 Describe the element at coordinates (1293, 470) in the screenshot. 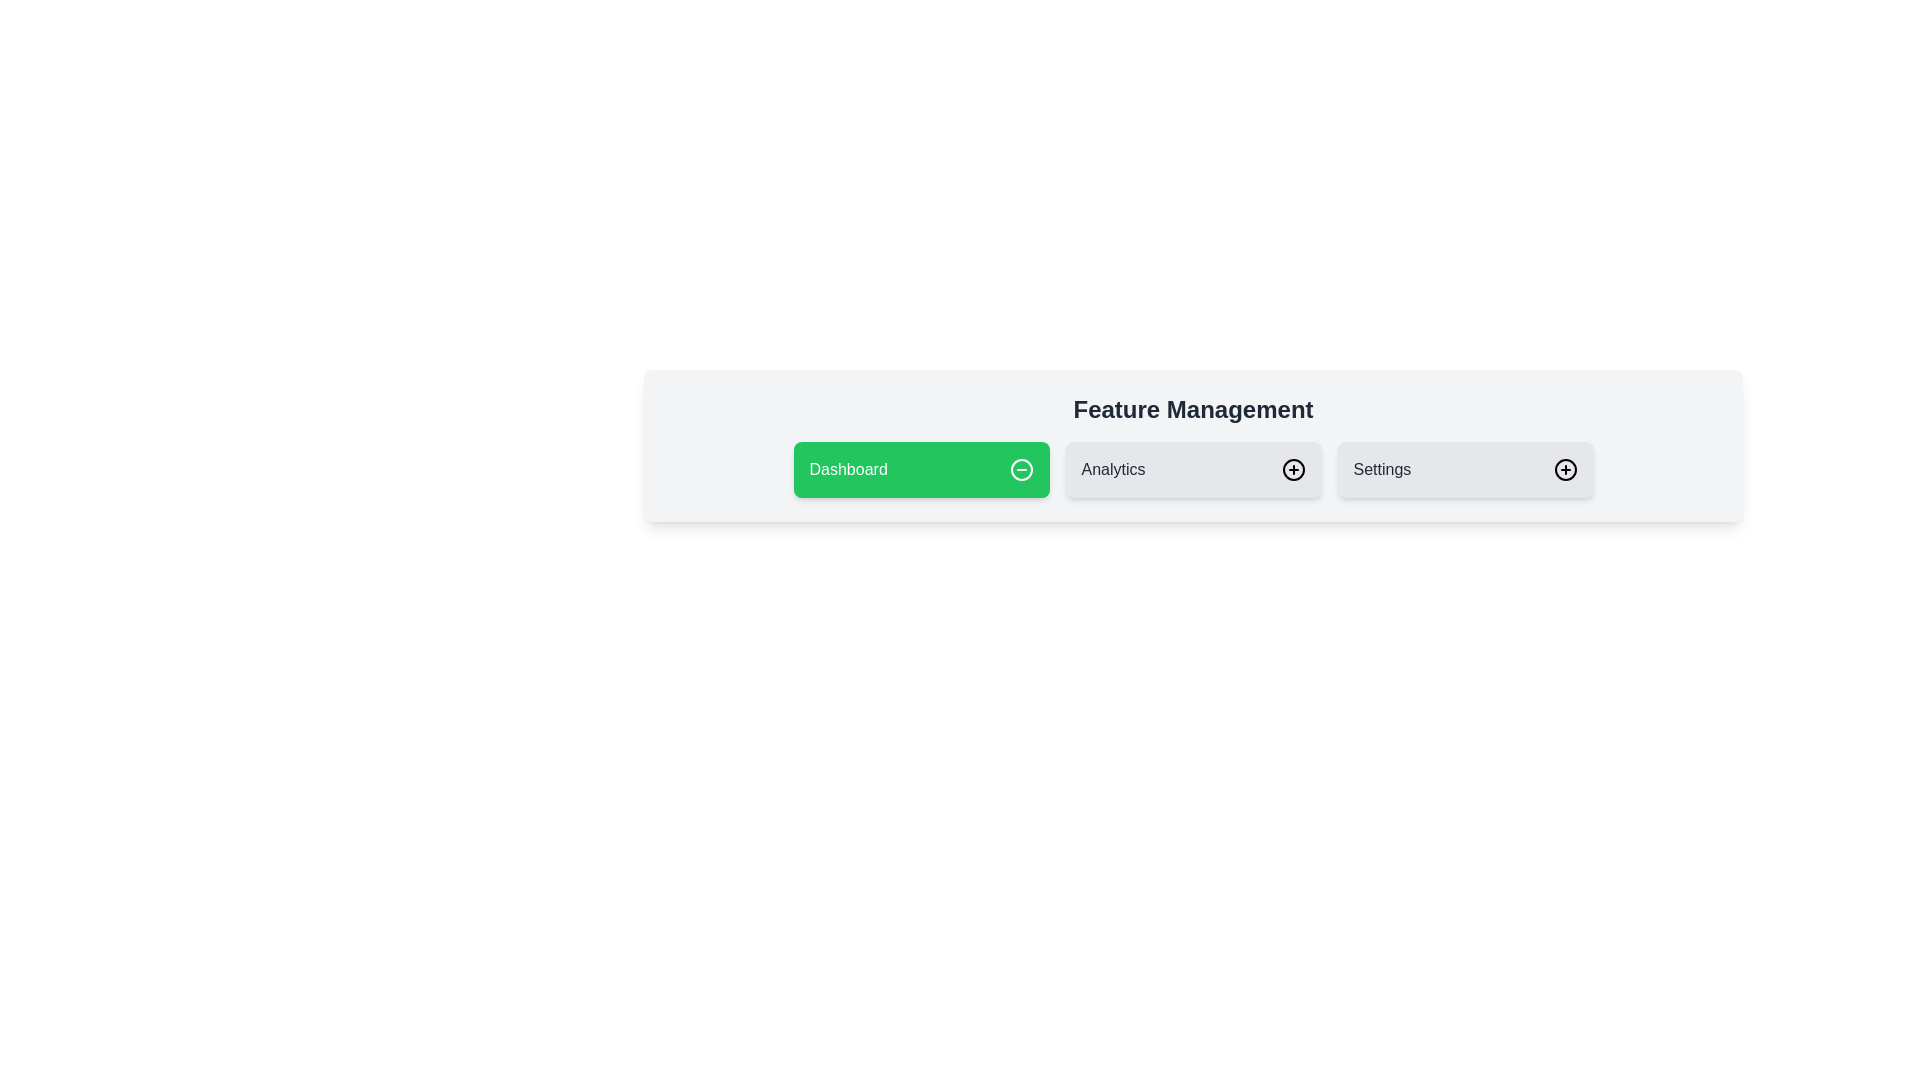

I see `the icon button located to the right of the 'Analytics' label, which is inside a gray rounded rectangle` at that location.